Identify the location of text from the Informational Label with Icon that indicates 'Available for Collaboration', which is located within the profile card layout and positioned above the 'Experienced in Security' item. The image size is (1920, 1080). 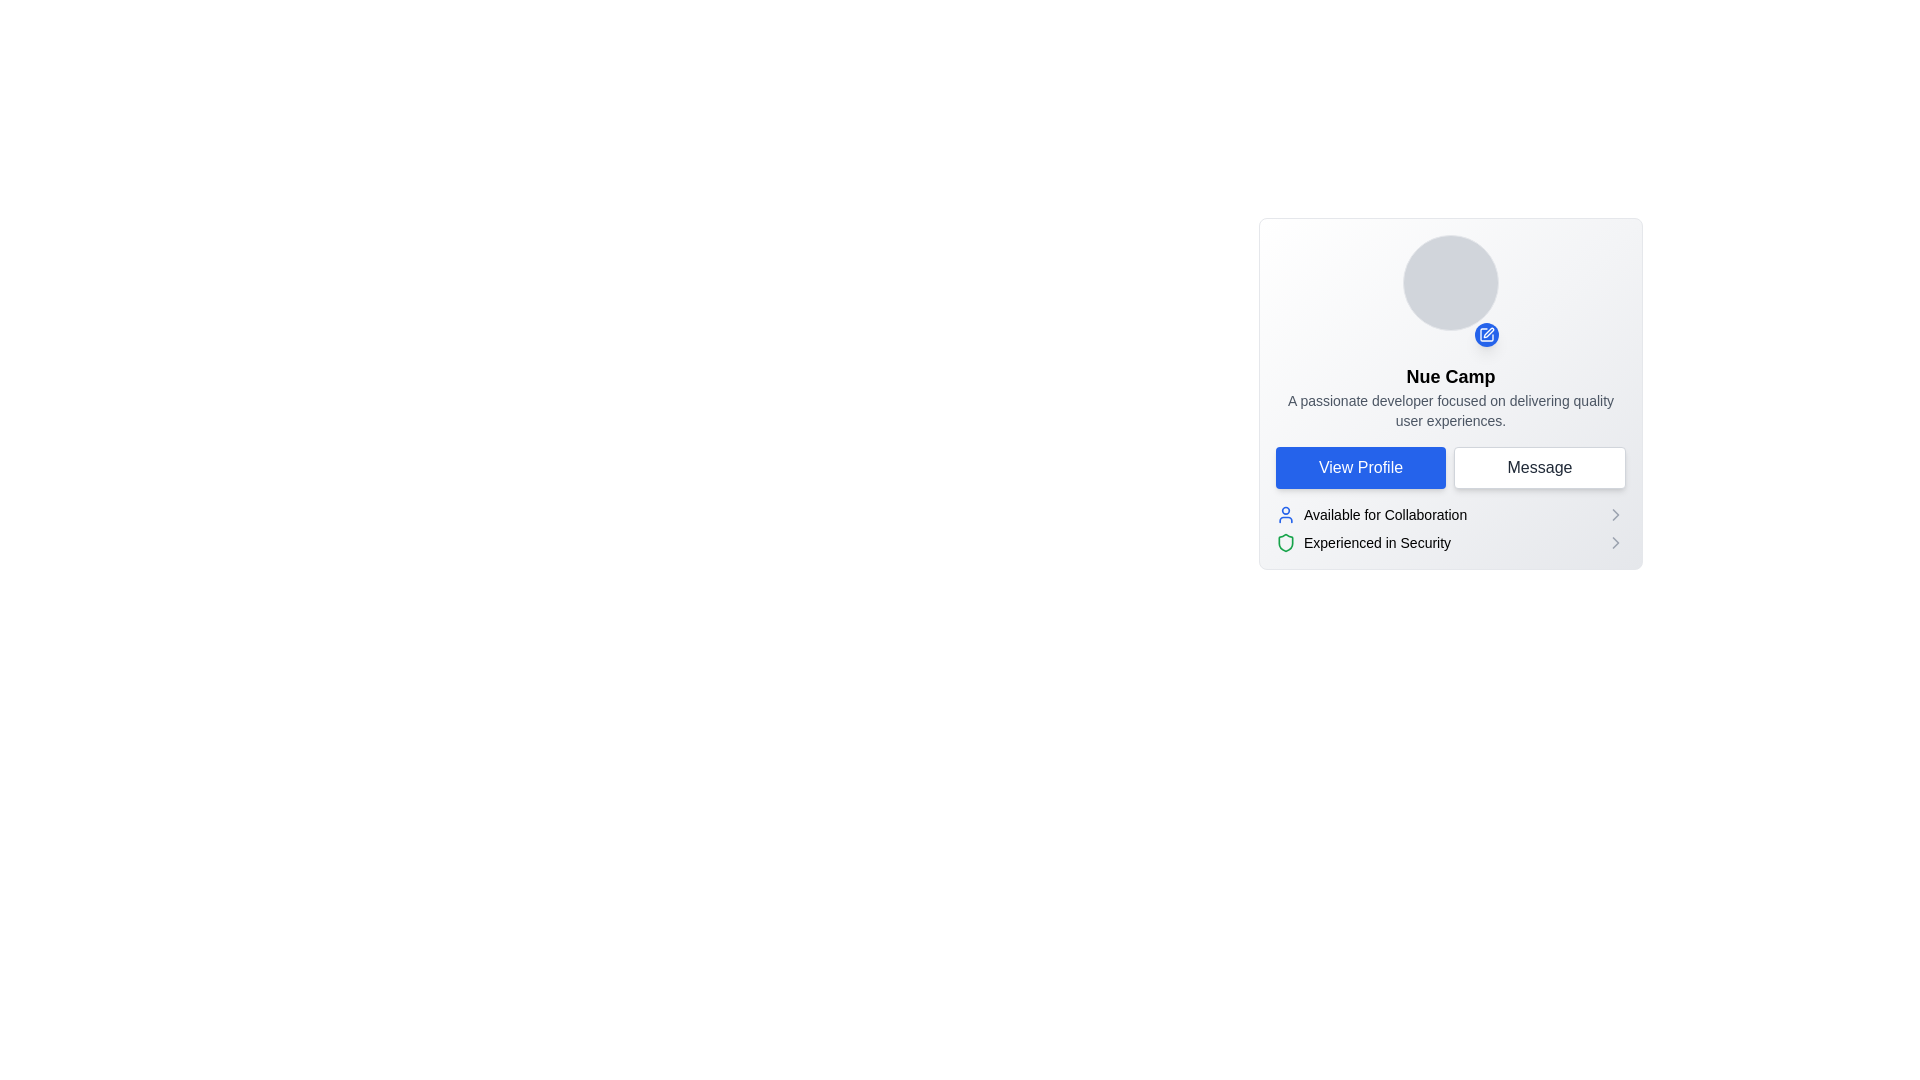
(1450, 514).